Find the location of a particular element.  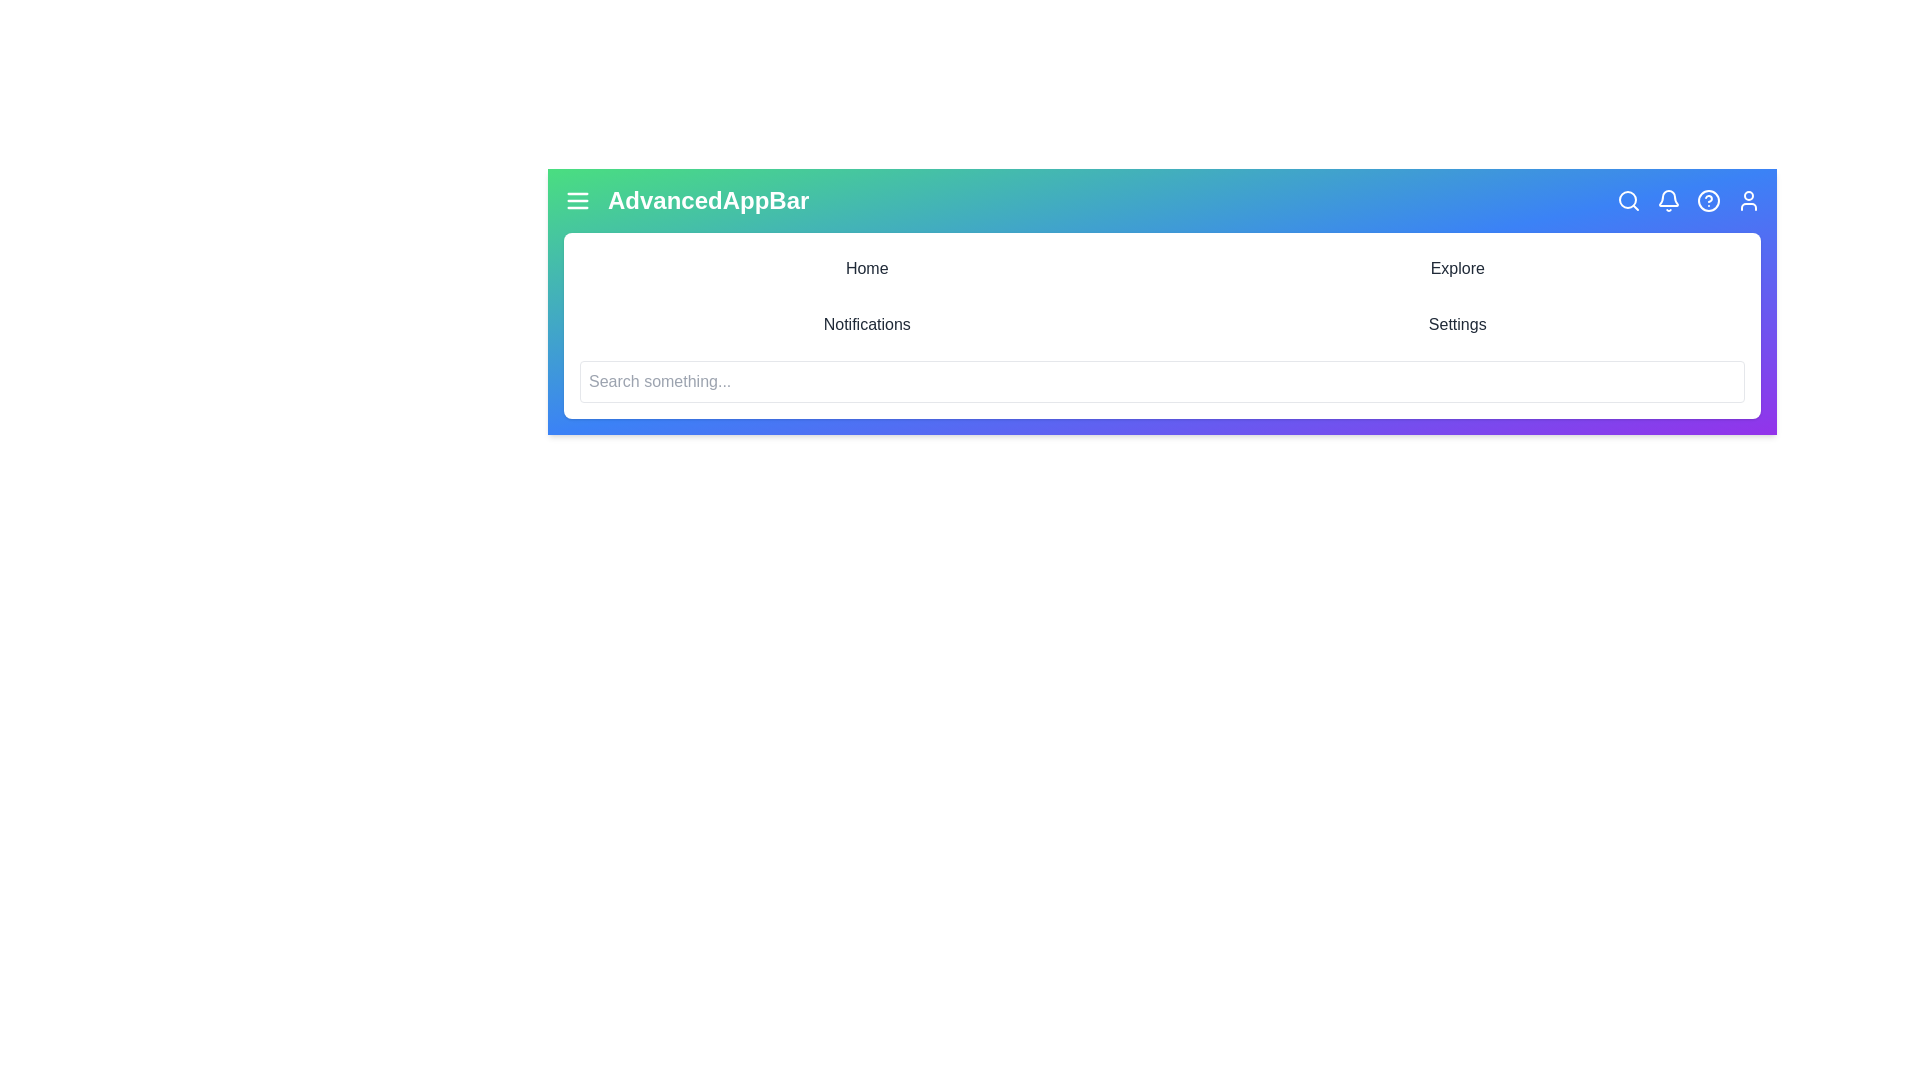

the HelpCircle icon to trigger its functionality is located at coordinates (1707, 200).